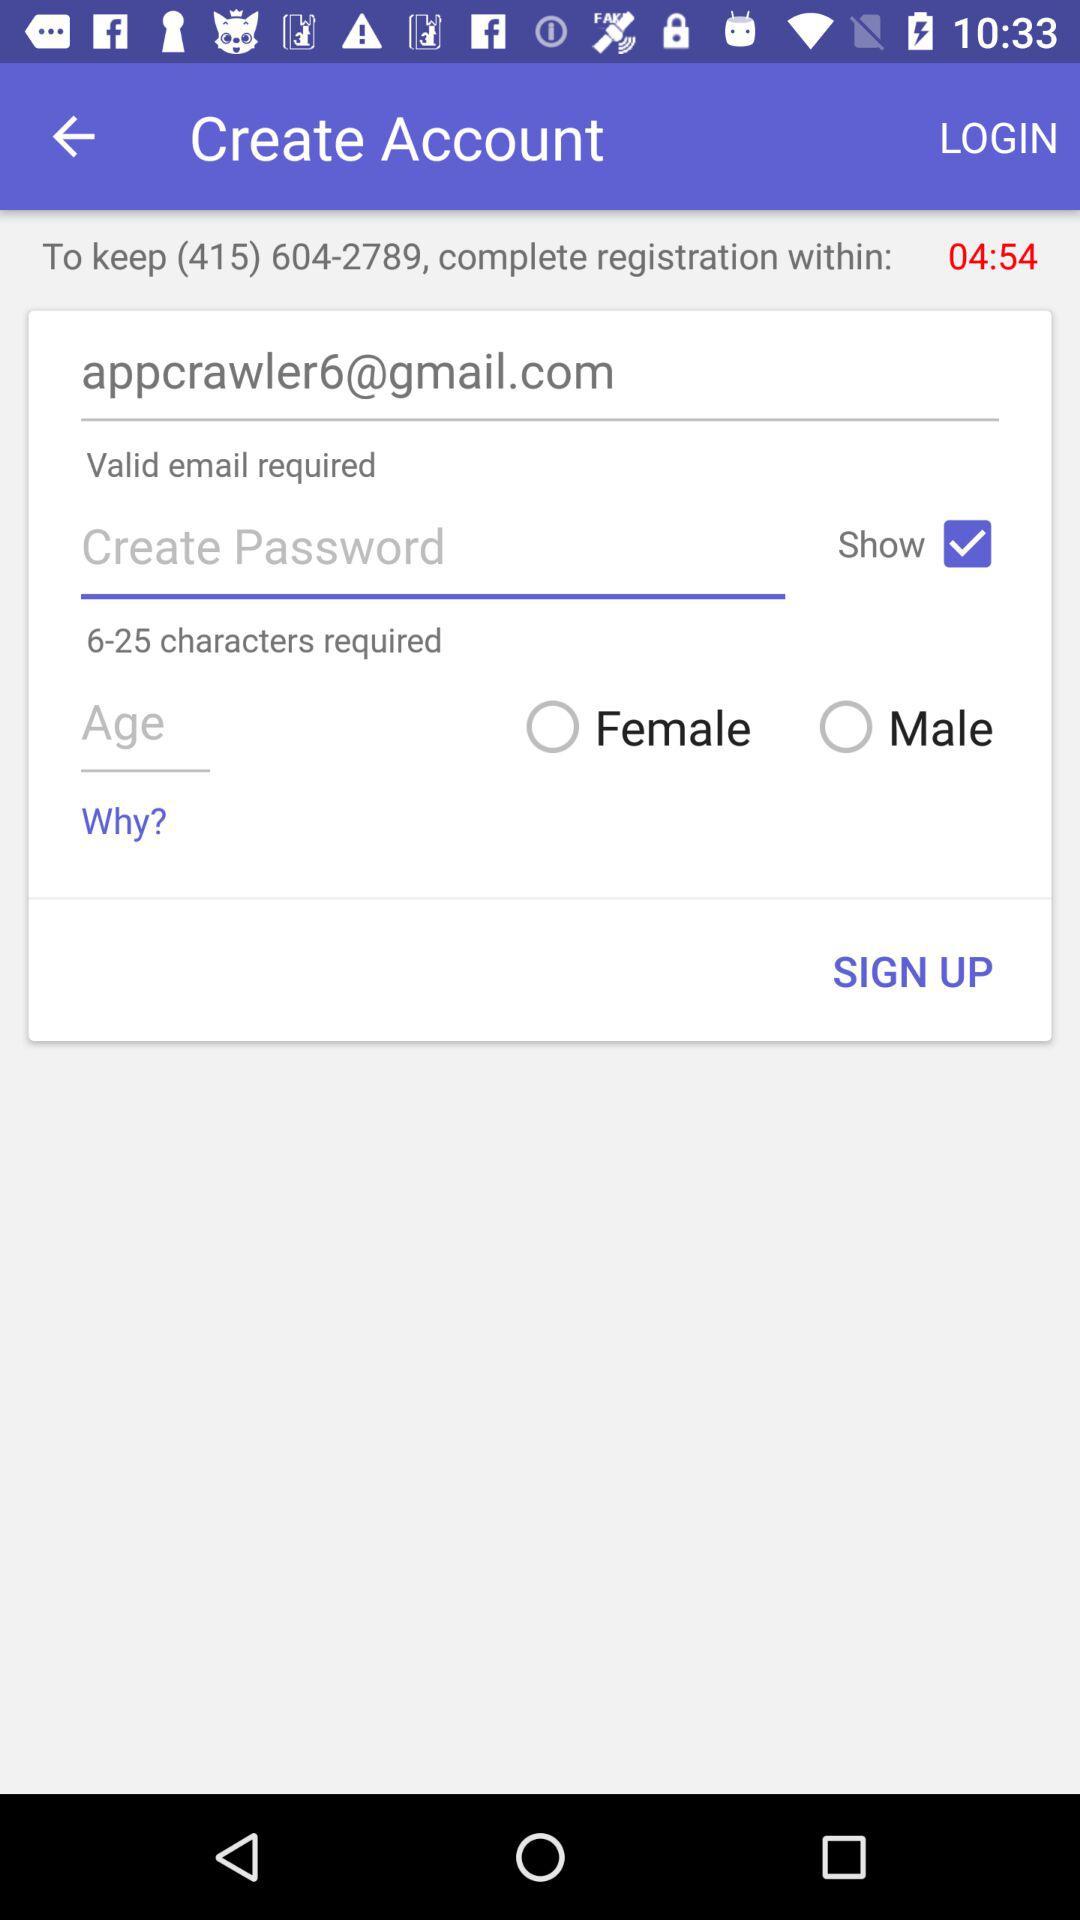  I want to click on the icon next to the show icon, so click(966, 543).